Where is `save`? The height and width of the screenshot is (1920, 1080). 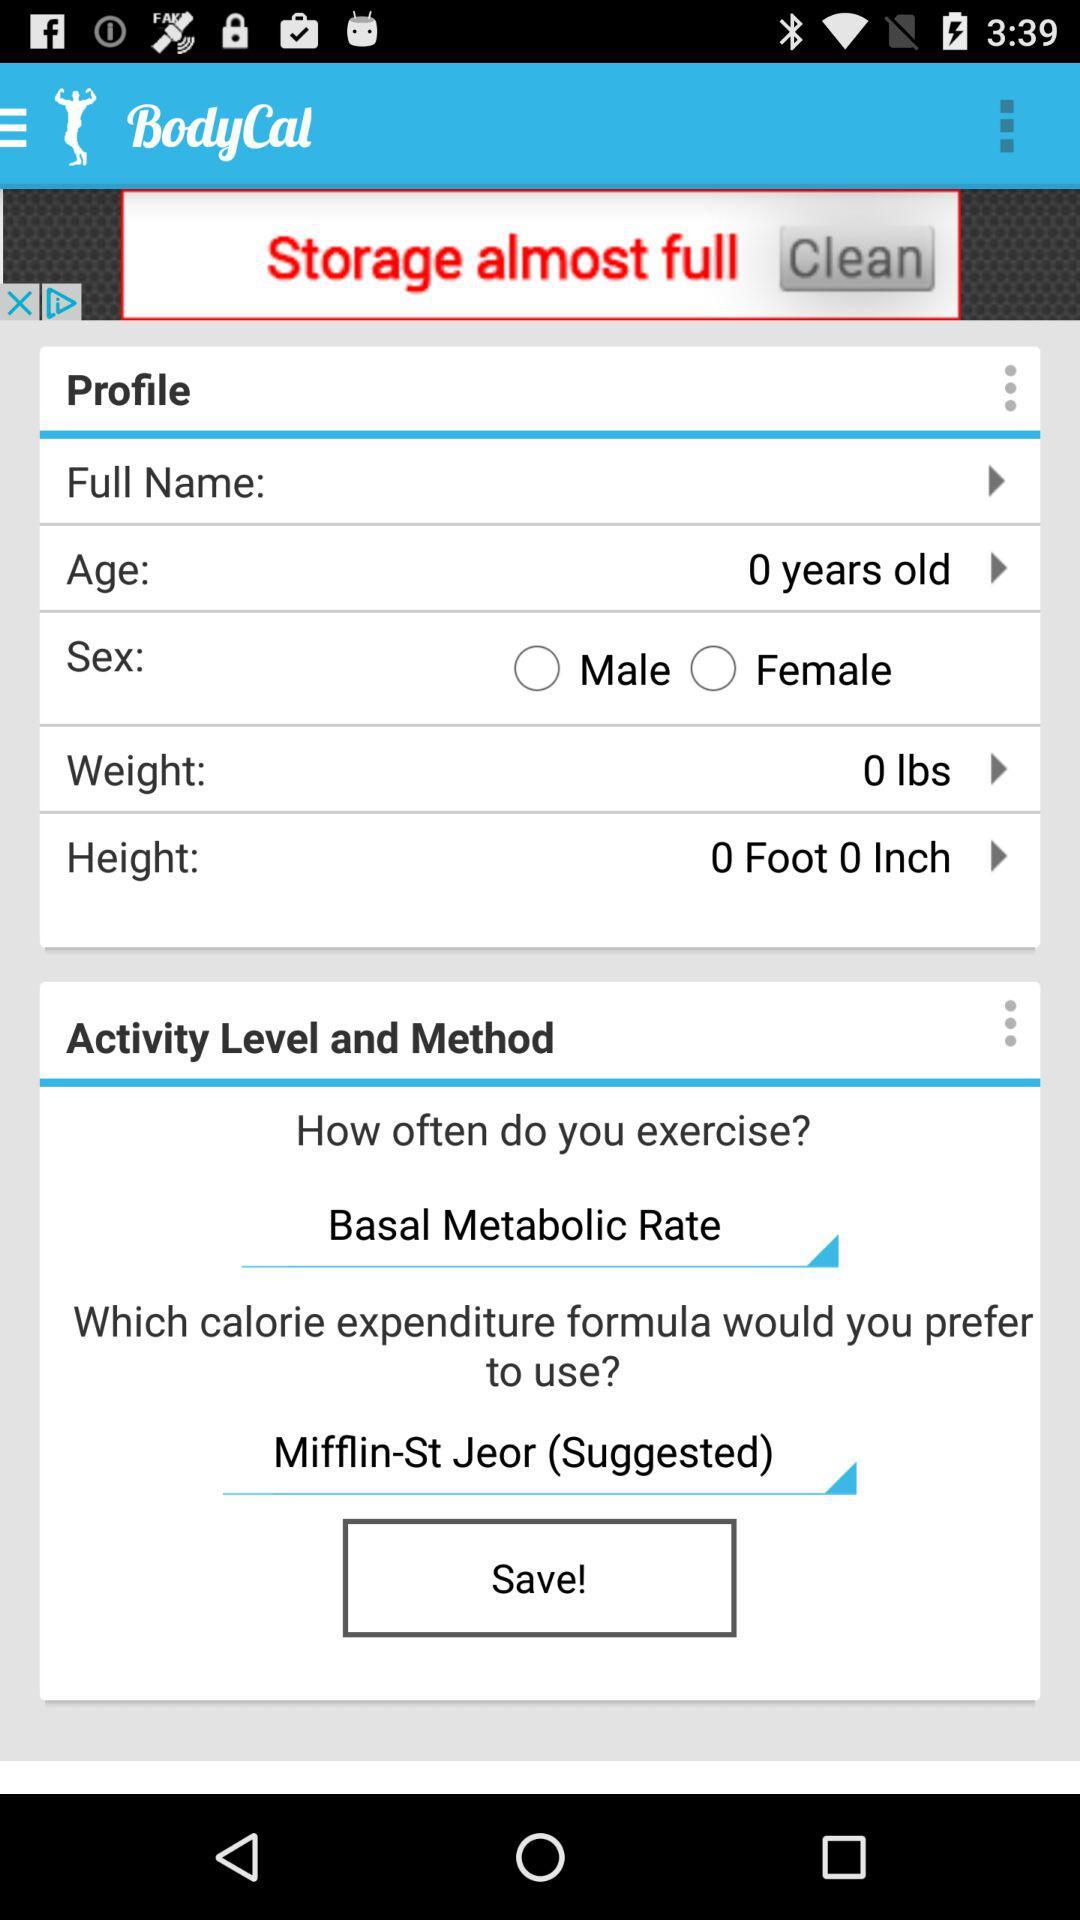 save is located at coordinates (540, 1577).